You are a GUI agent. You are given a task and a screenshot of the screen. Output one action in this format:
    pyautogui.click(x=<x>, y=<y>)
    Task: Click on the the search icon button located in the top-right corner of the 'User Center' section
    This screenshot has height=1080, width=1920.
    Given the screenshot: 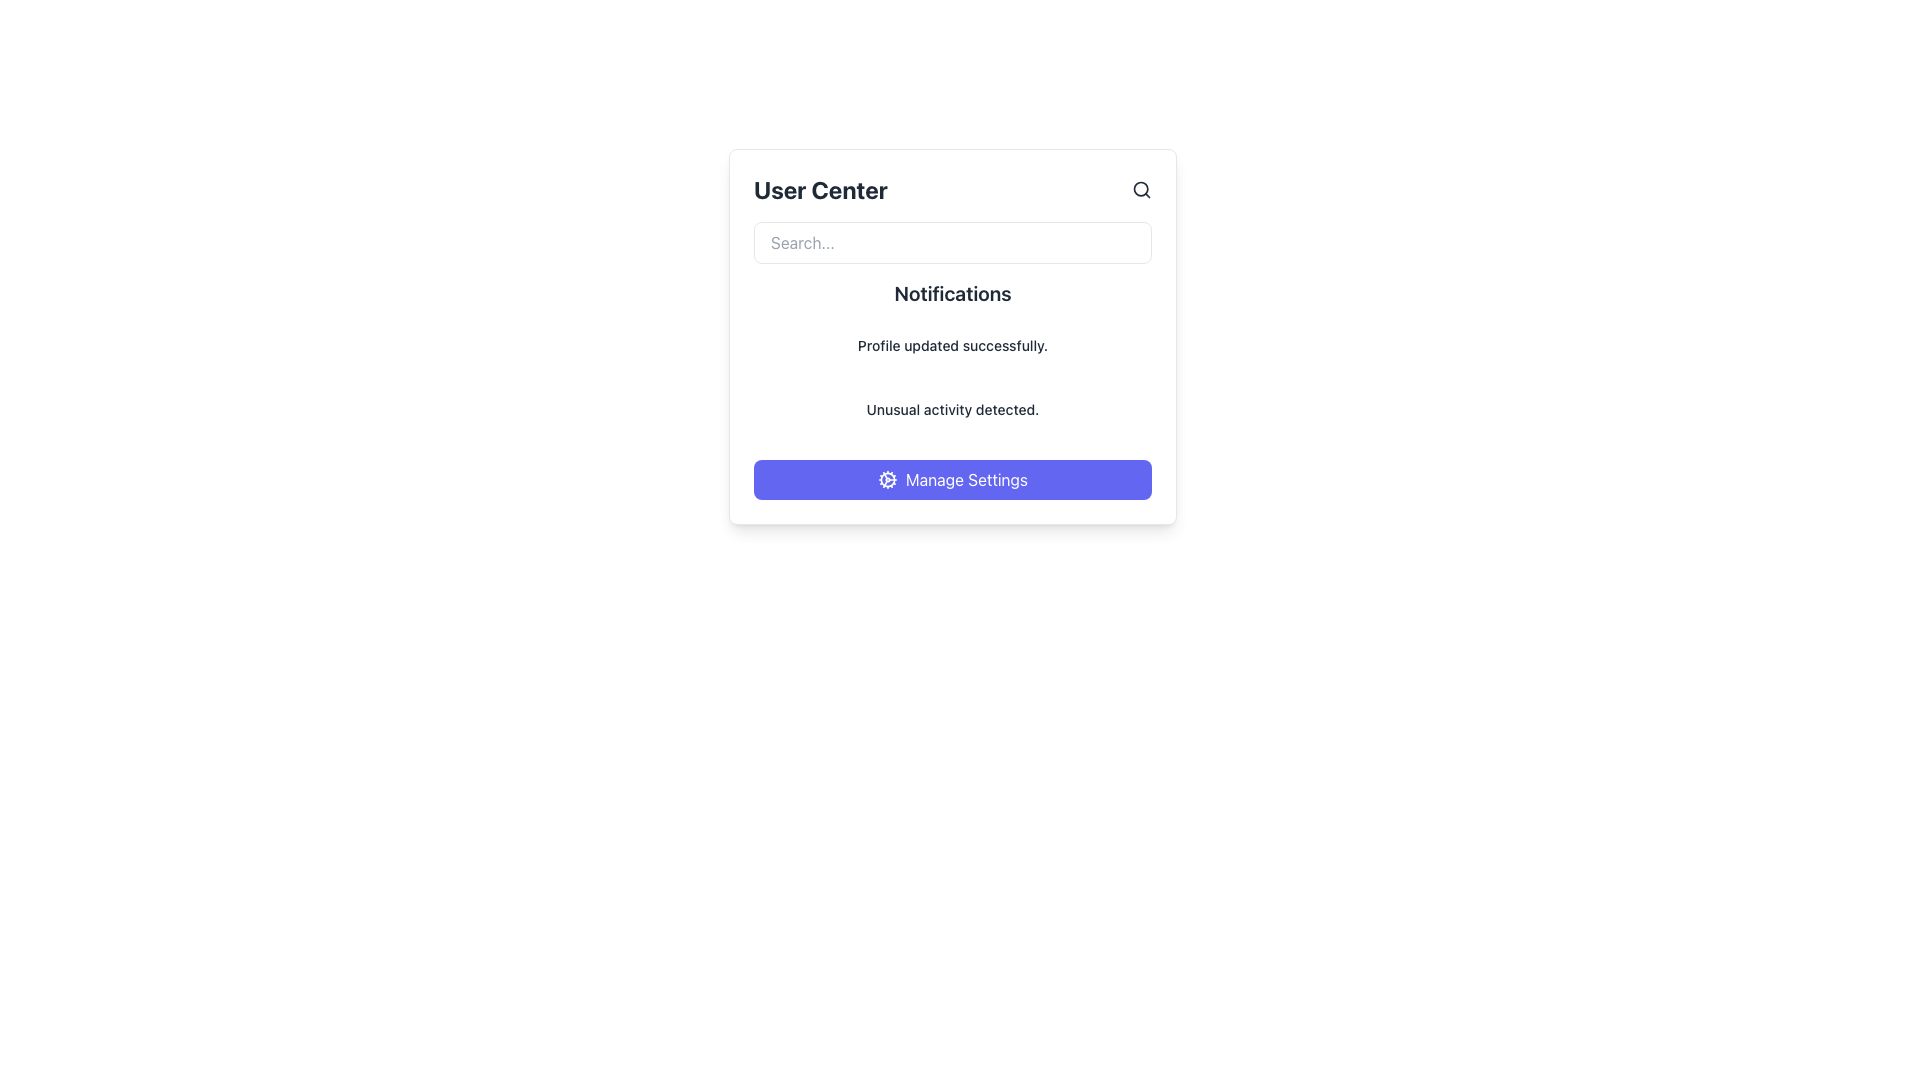 What is the action you would take?
    pyautogui.click(x=1142, y=189)
    